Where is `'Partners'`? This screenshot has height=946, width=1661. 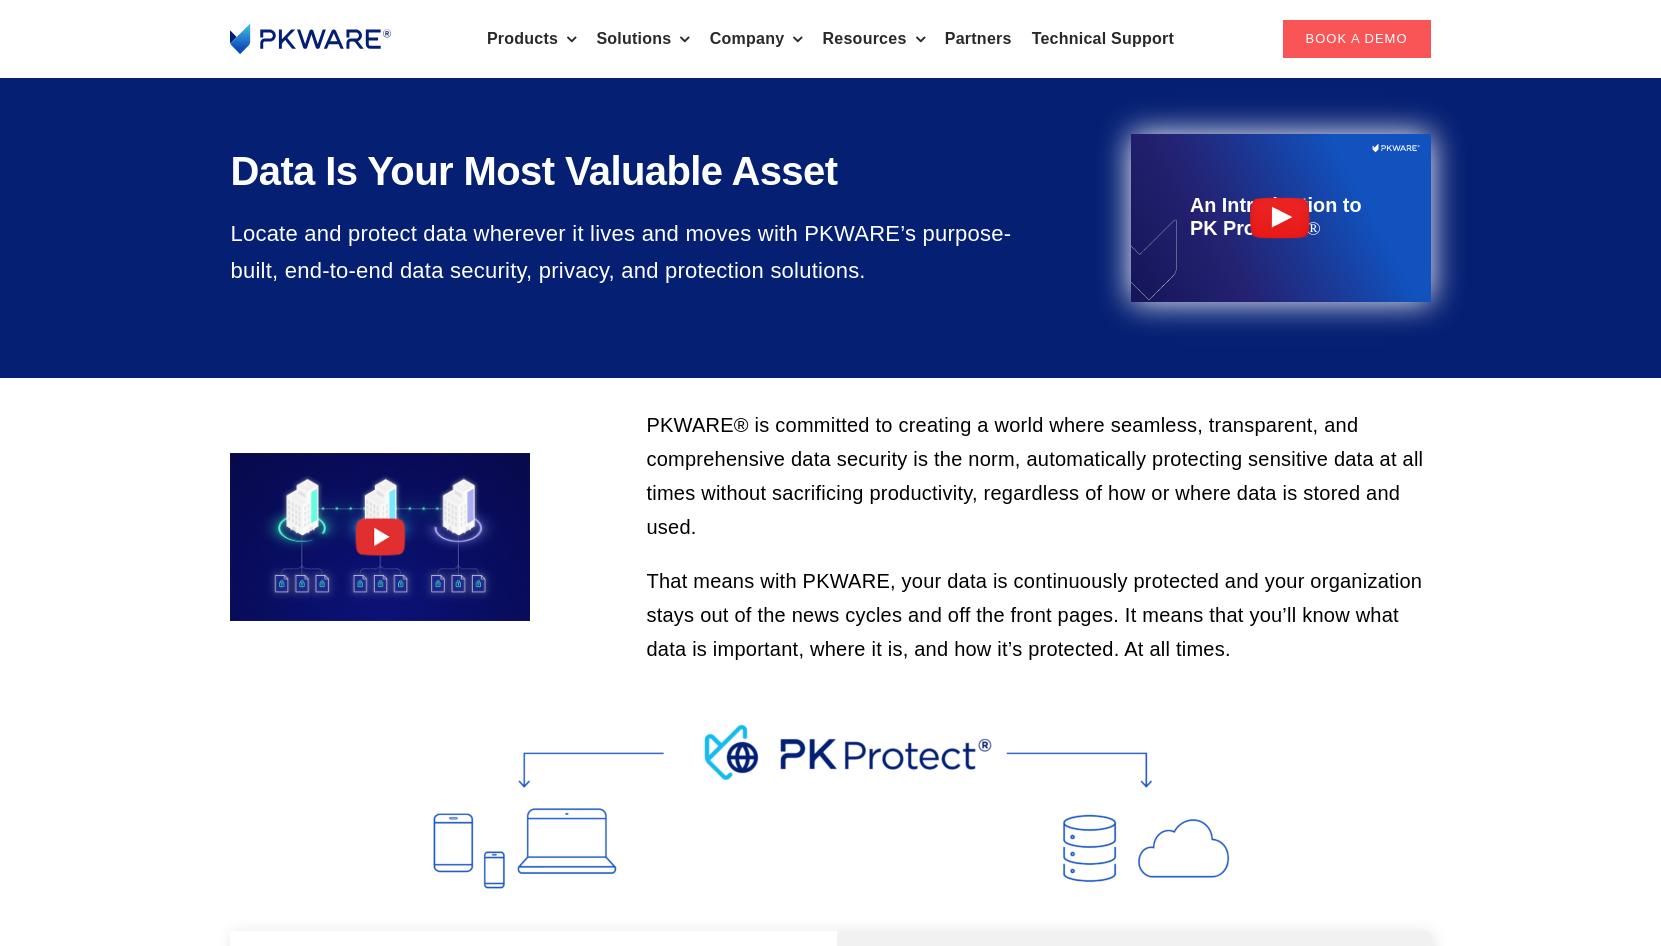 'Partners' is located at coordinates (976, 38).